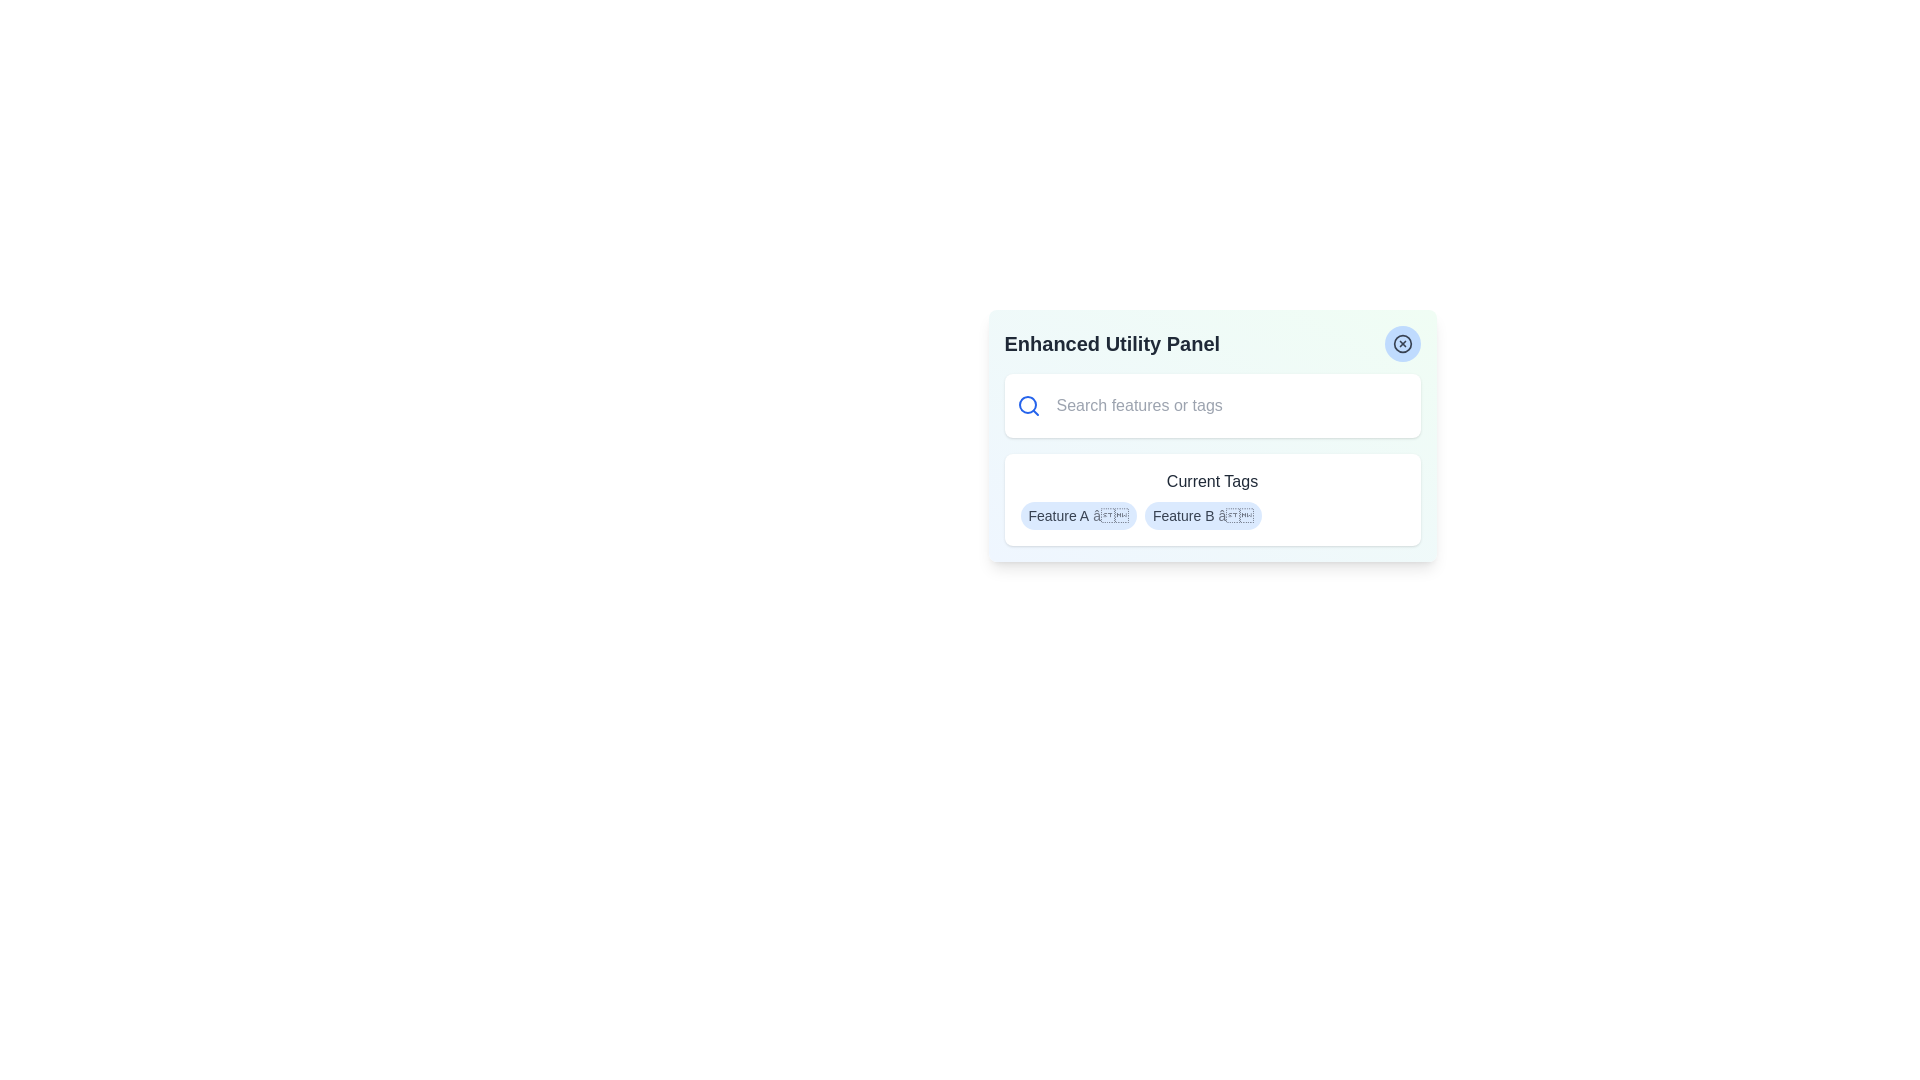 The width and height of the screenshot is (1920, 1080). What do you see at coordinates (1211, 434) in the screenshot?
I see `within the 'Enhanced Utility Panel' which has a gradient background from blue to green, a title, a search bar, and a section for 'Current Tags'` at bounding box center [1211, 434].